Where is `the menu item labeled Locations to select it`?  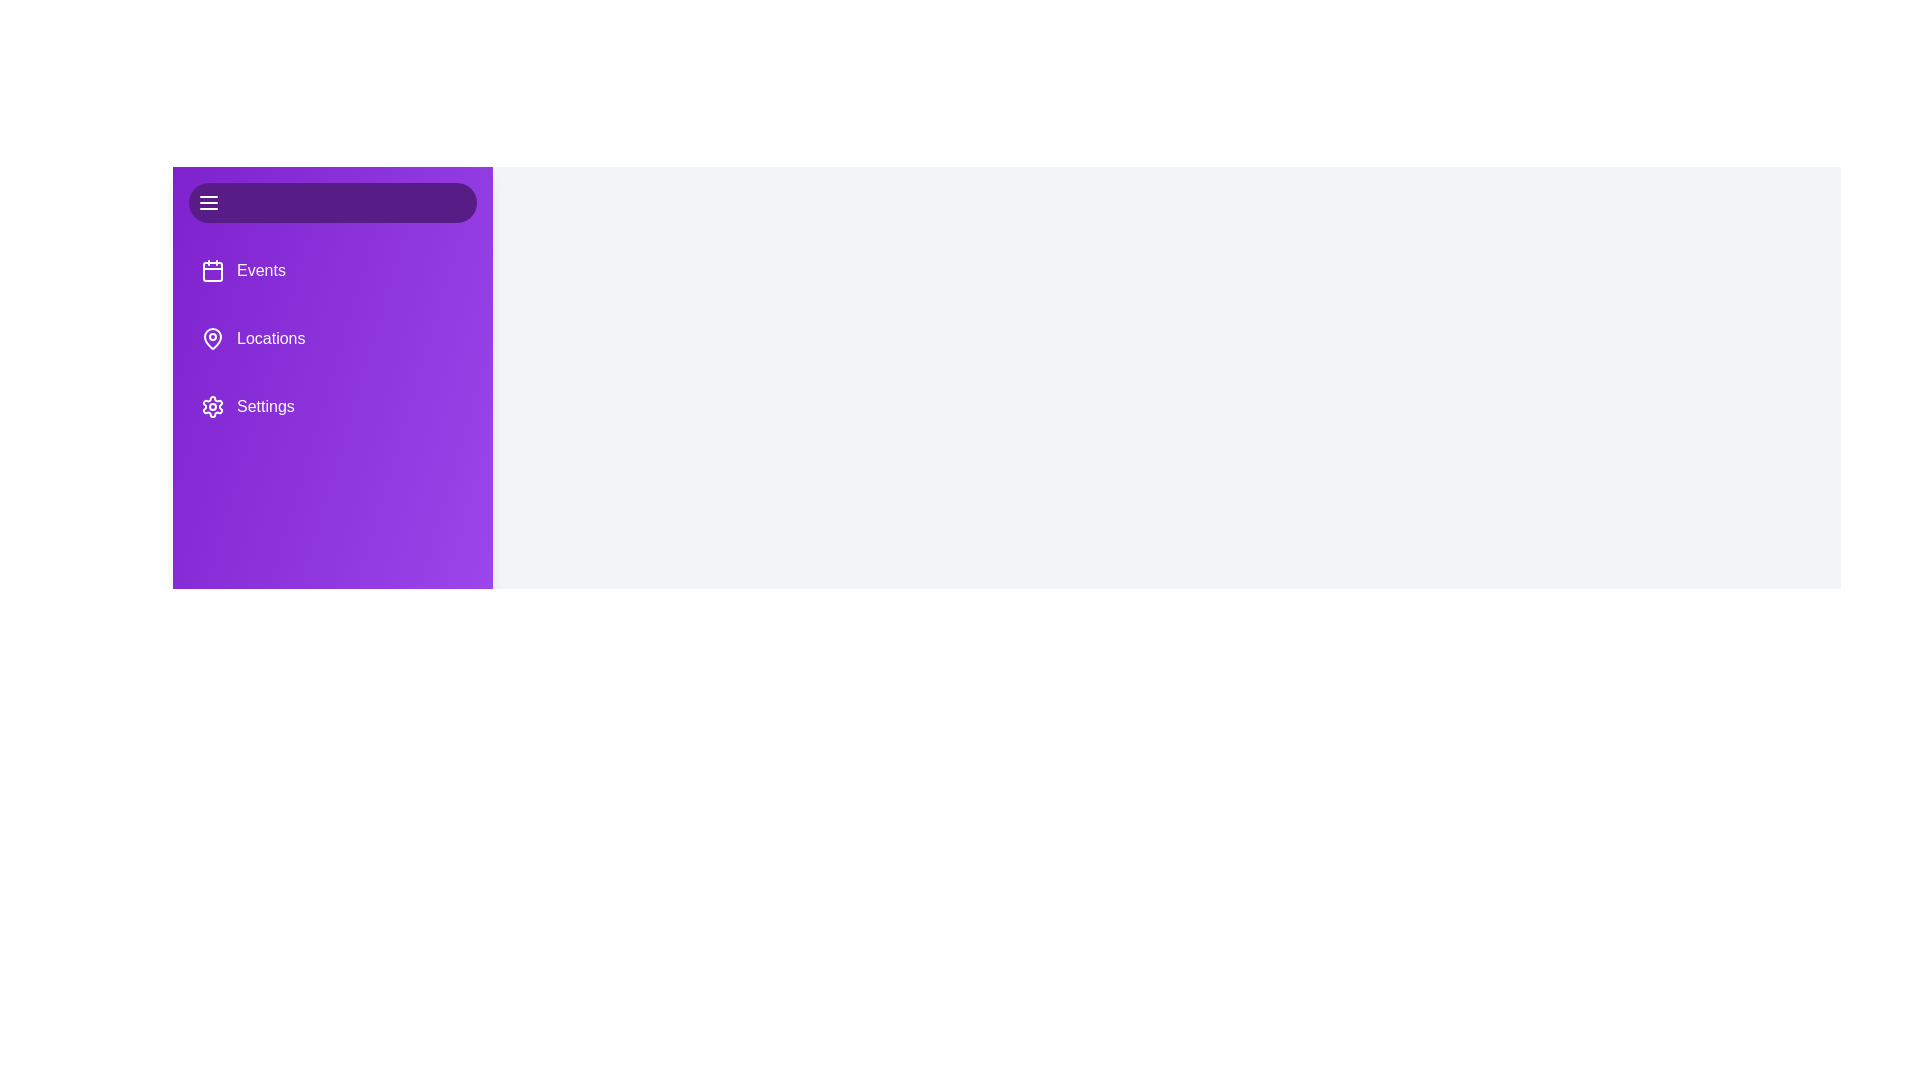 the menu item labeled Locations to select it is located at coordinates (332, 338).